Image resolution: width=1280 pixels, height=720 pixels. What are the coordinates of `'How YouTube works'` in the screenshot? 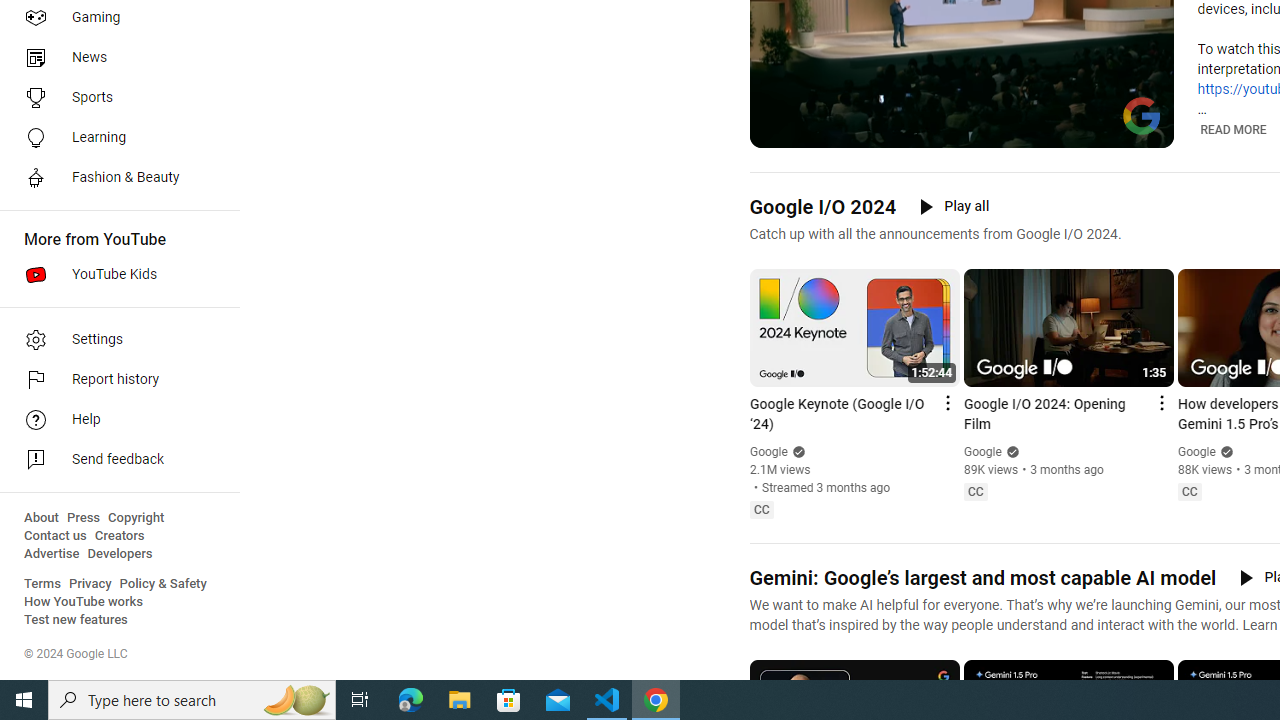 It's located at (82, 601).